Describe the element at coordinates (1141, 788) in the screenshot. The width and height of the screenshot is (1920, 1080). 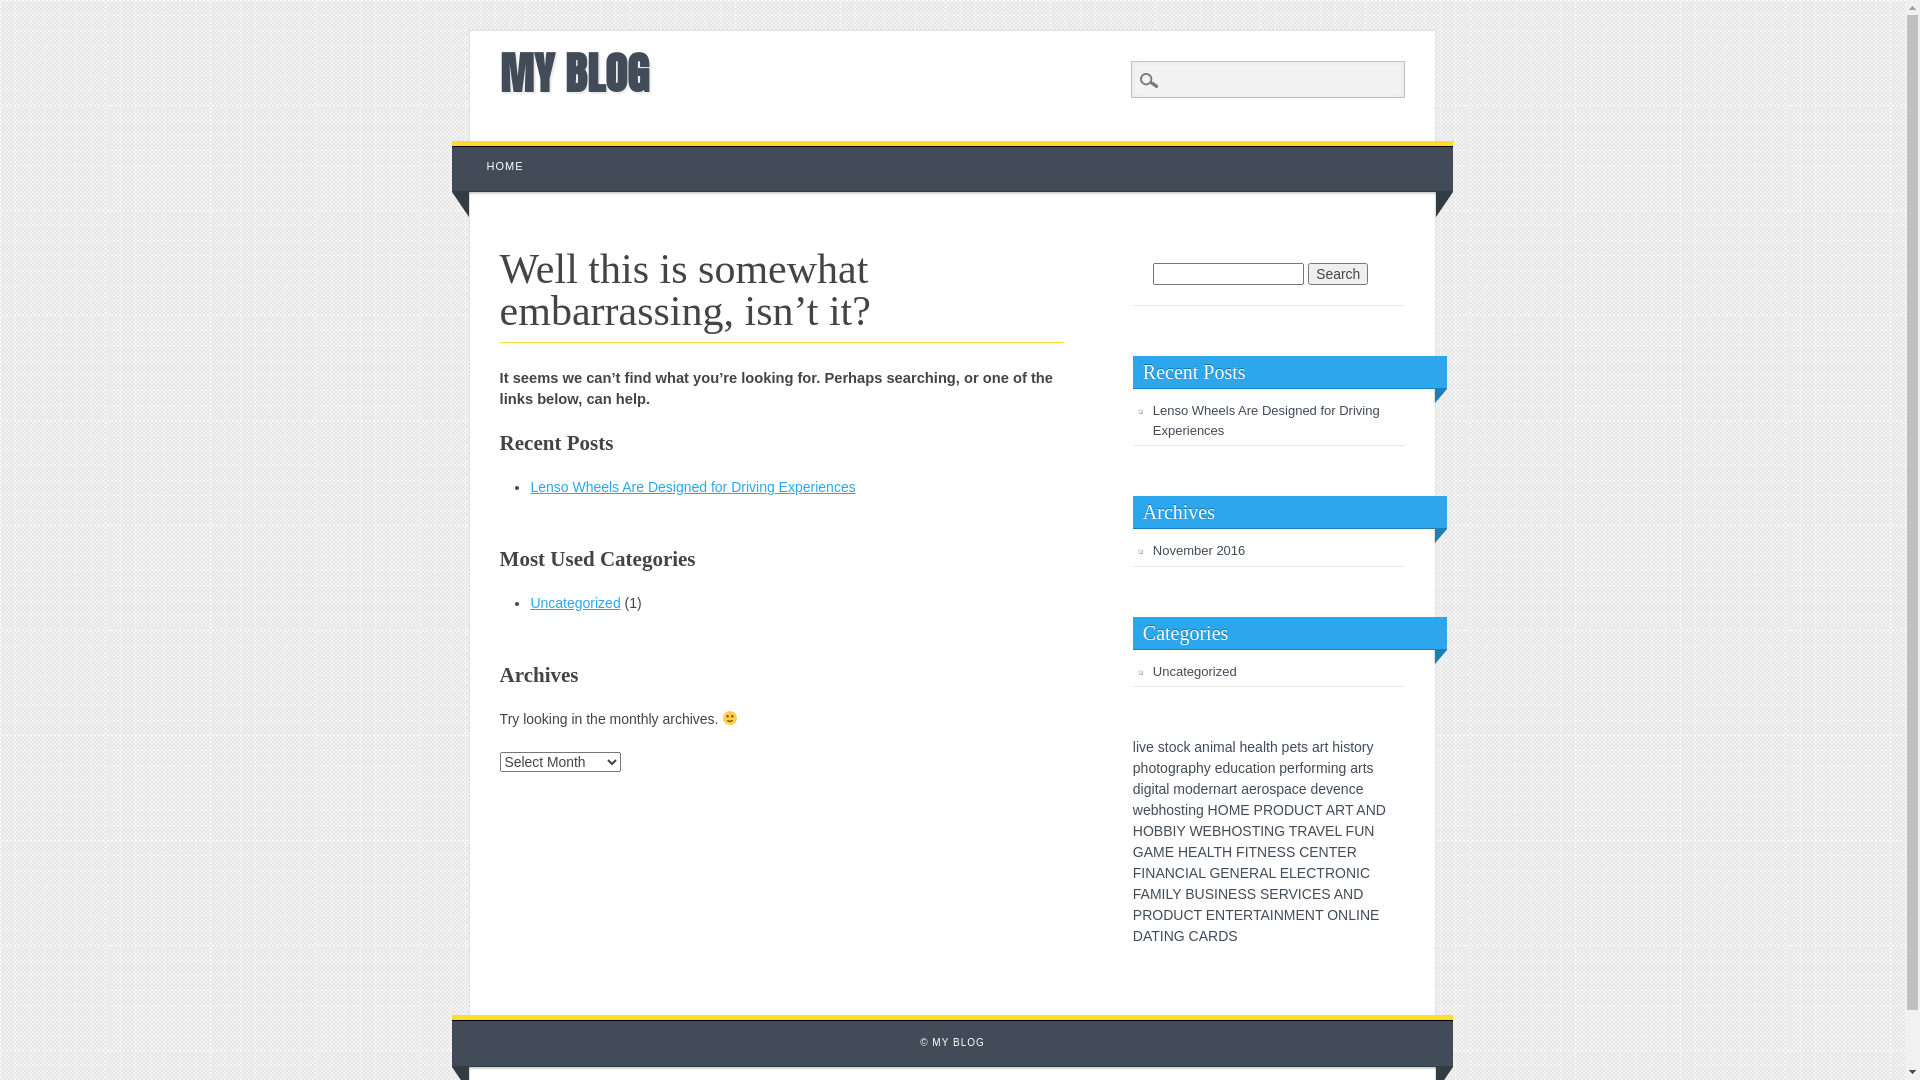
I see `'i'` at that location.